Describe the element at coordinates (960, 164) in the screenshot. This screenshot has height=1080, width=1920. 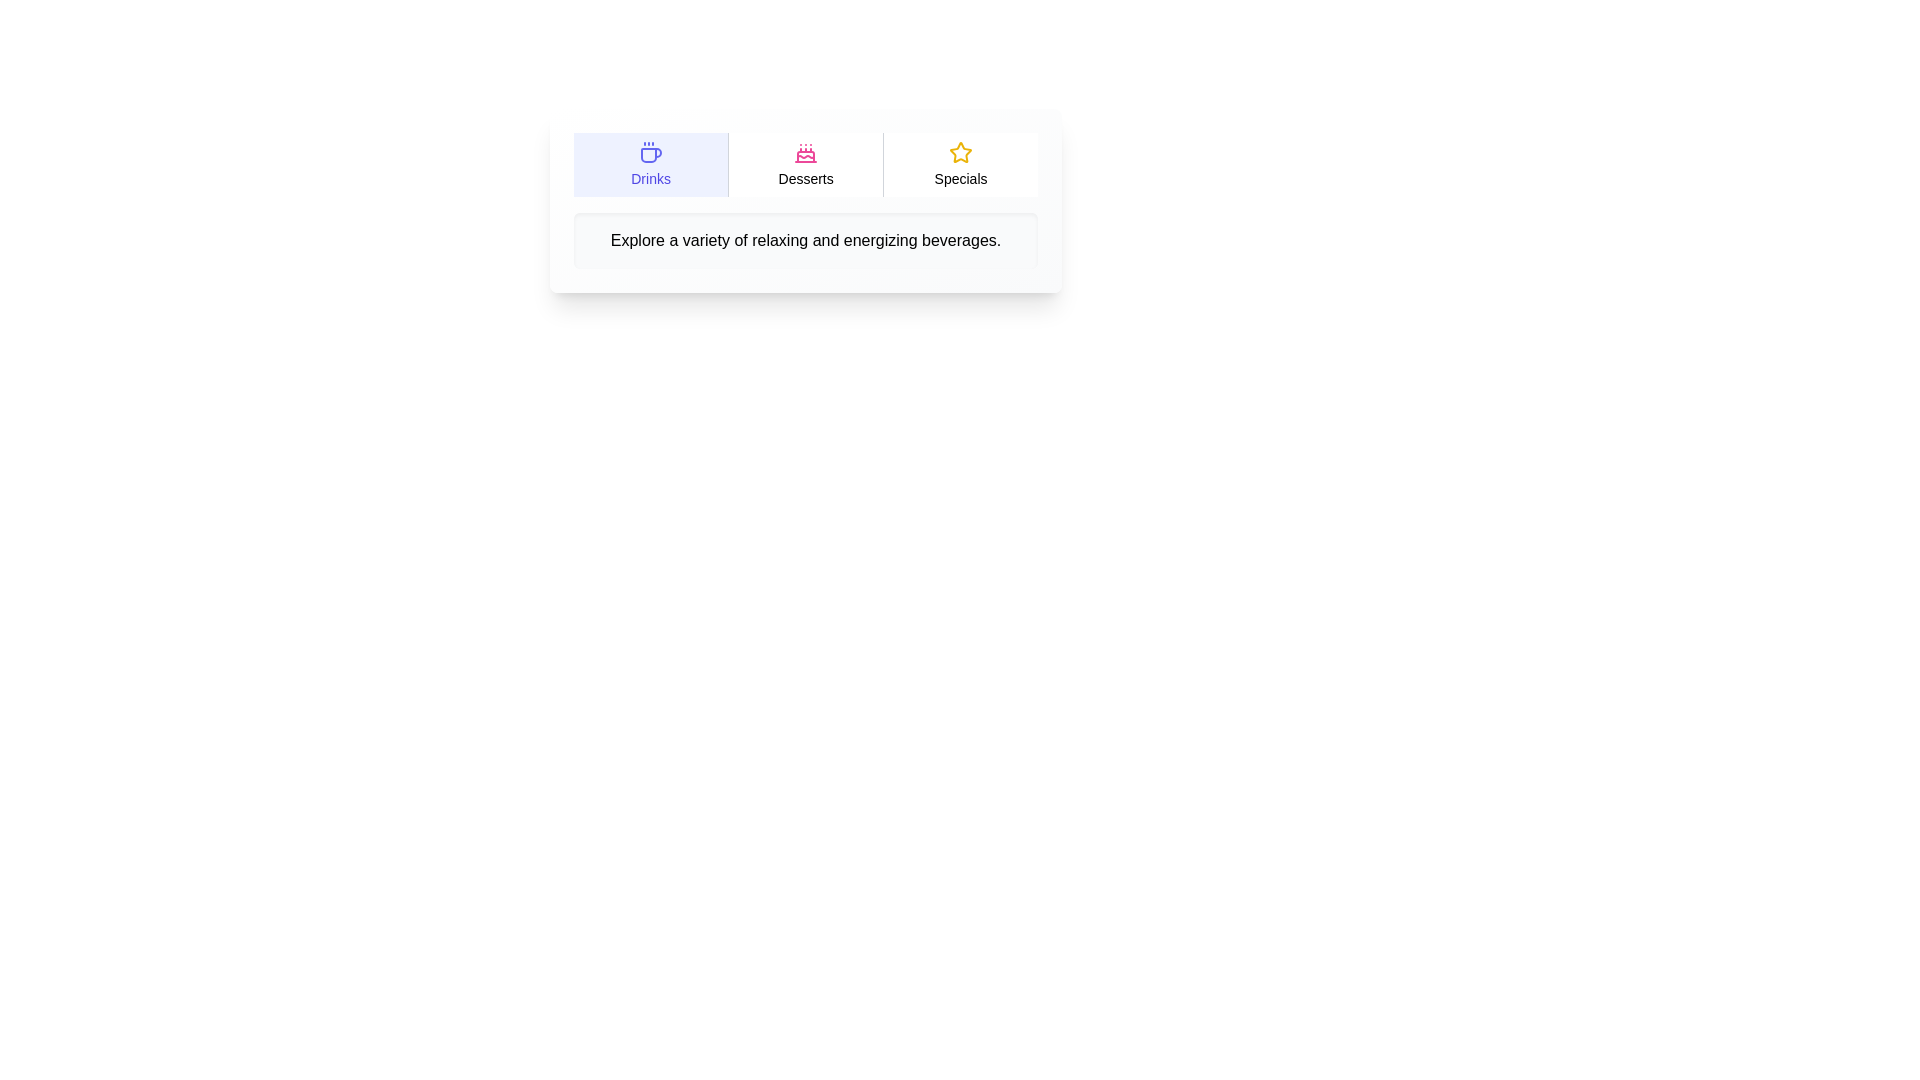
I see `the tab labeled Specials` at that location.